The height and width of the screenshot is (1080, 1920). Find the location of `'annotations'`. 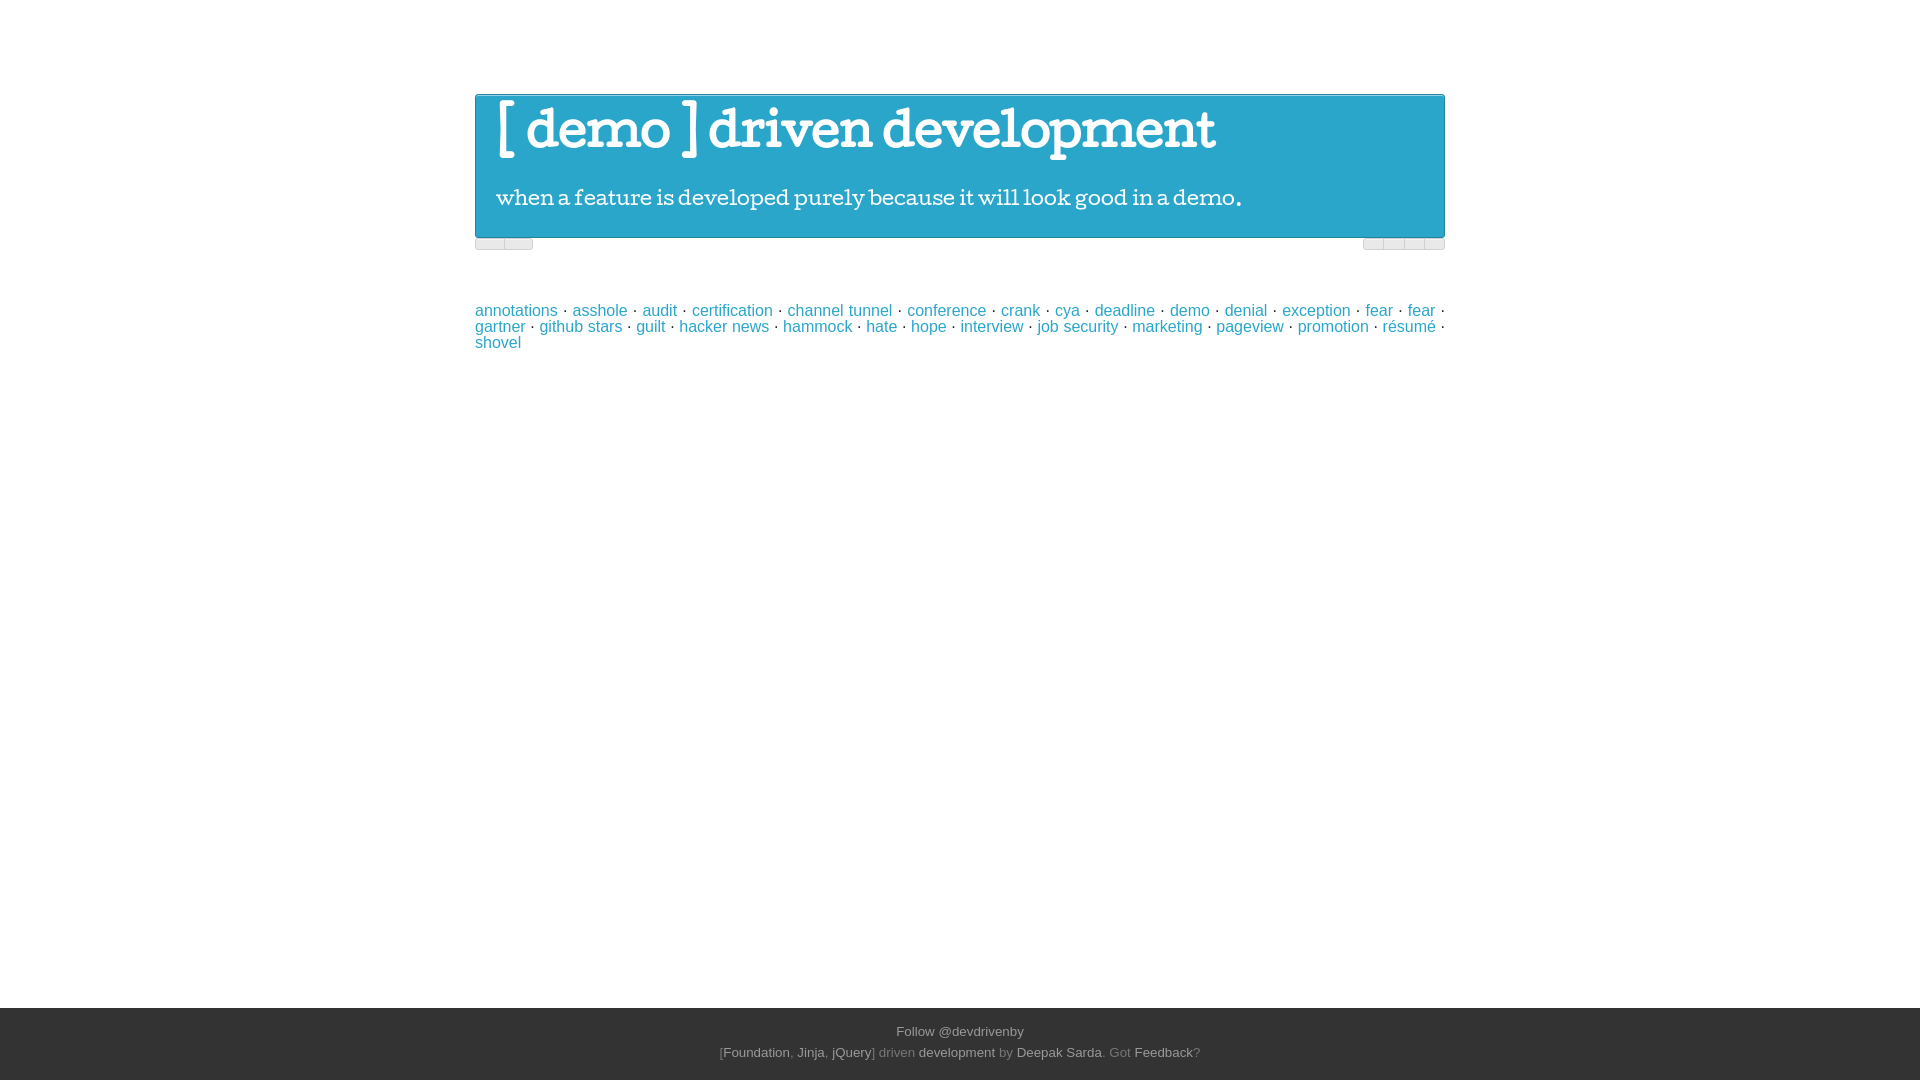

'annotations' is located at coordinates (474, 310).